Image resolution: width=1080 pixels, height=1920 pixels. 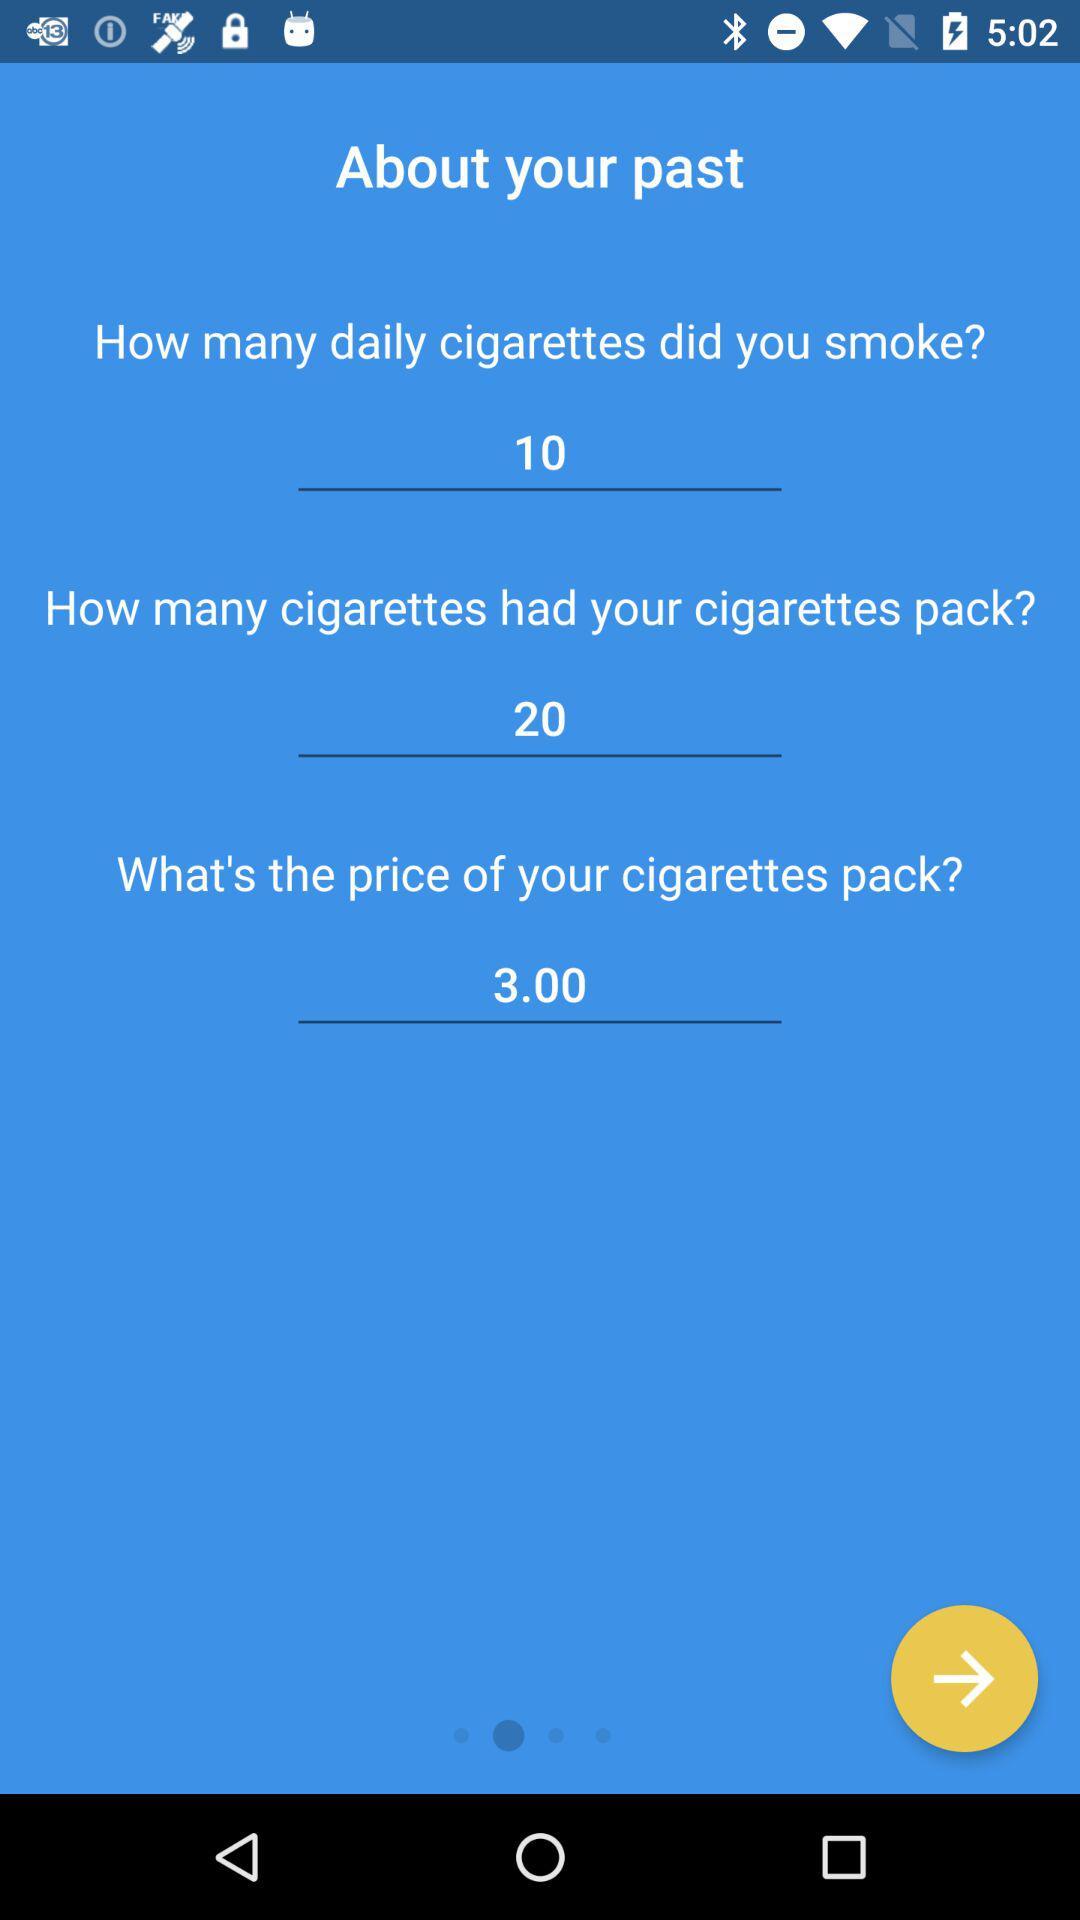 I want to click on more for your health, so click(x=963, y=1678).